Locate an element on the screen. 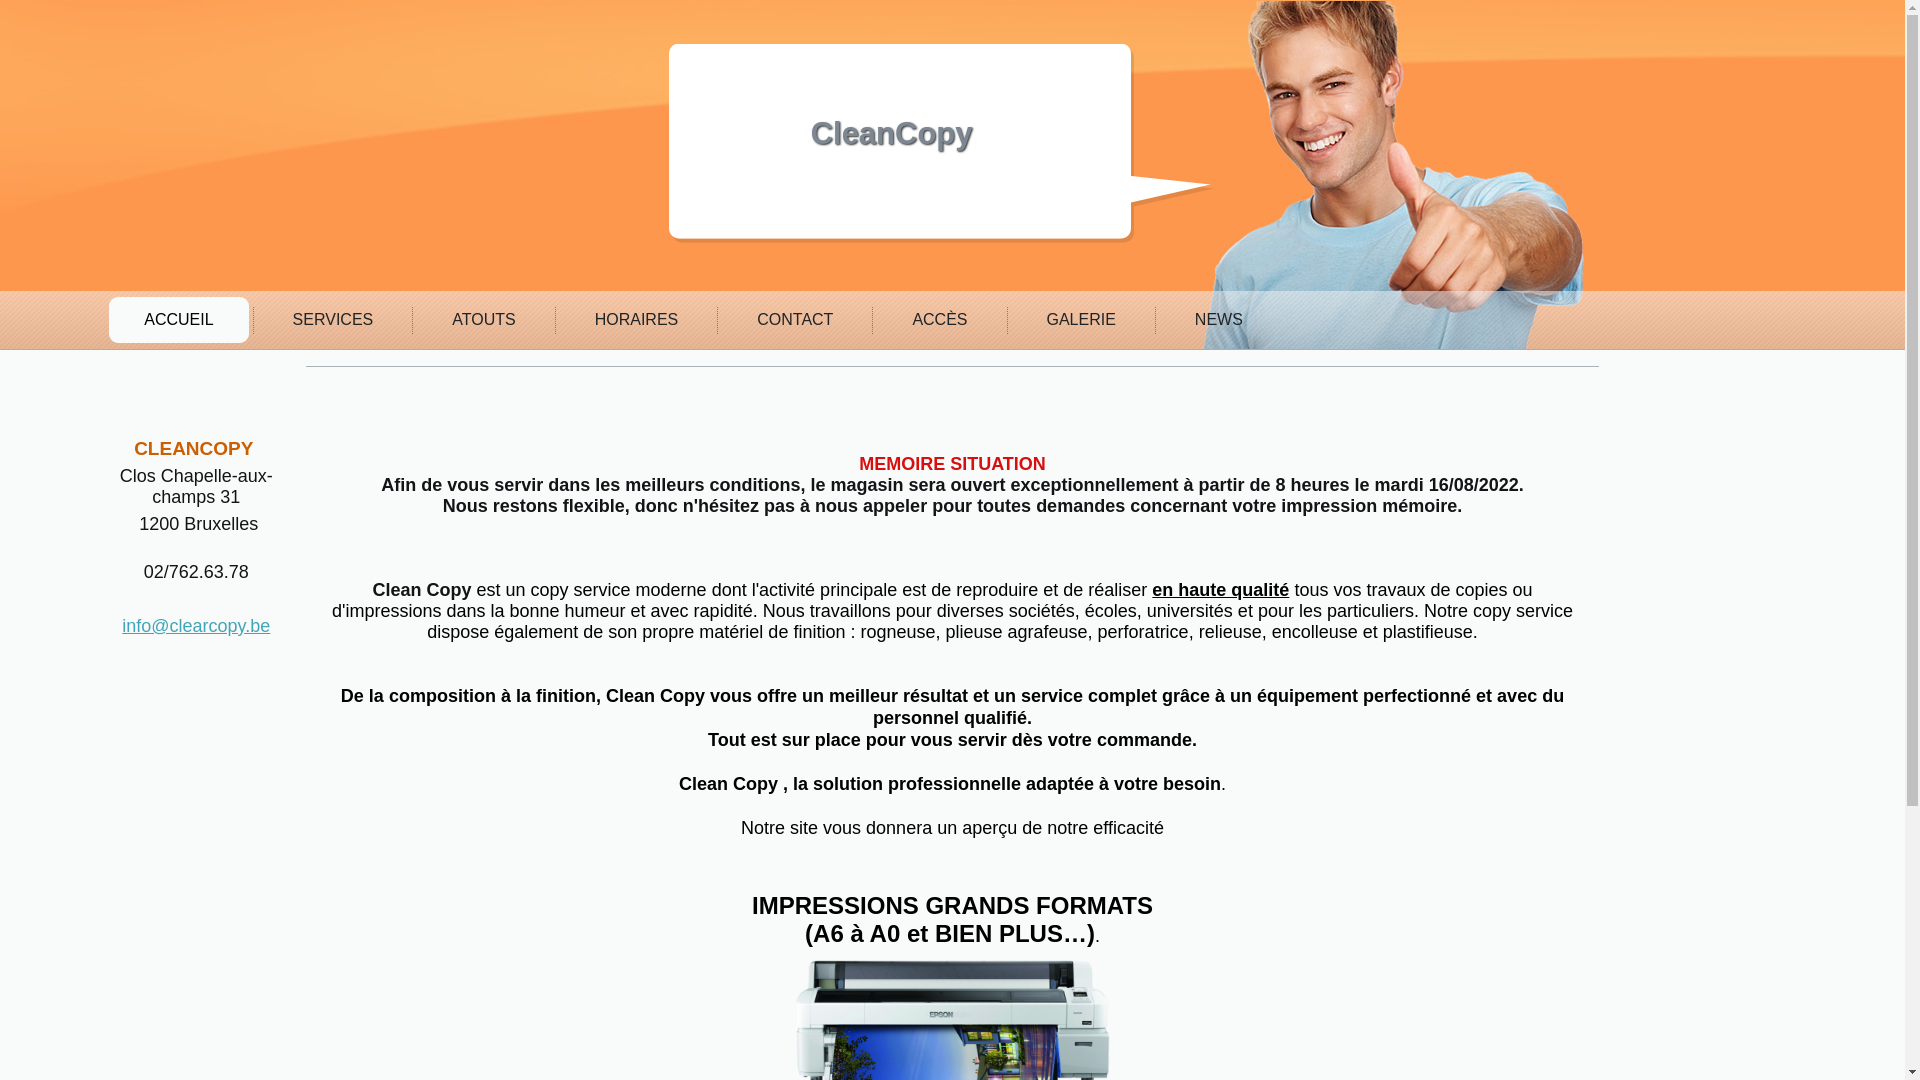 The height and width of the screenshot is (1080, 1920). 'SERVICES' is located at coordinates (333, 319).